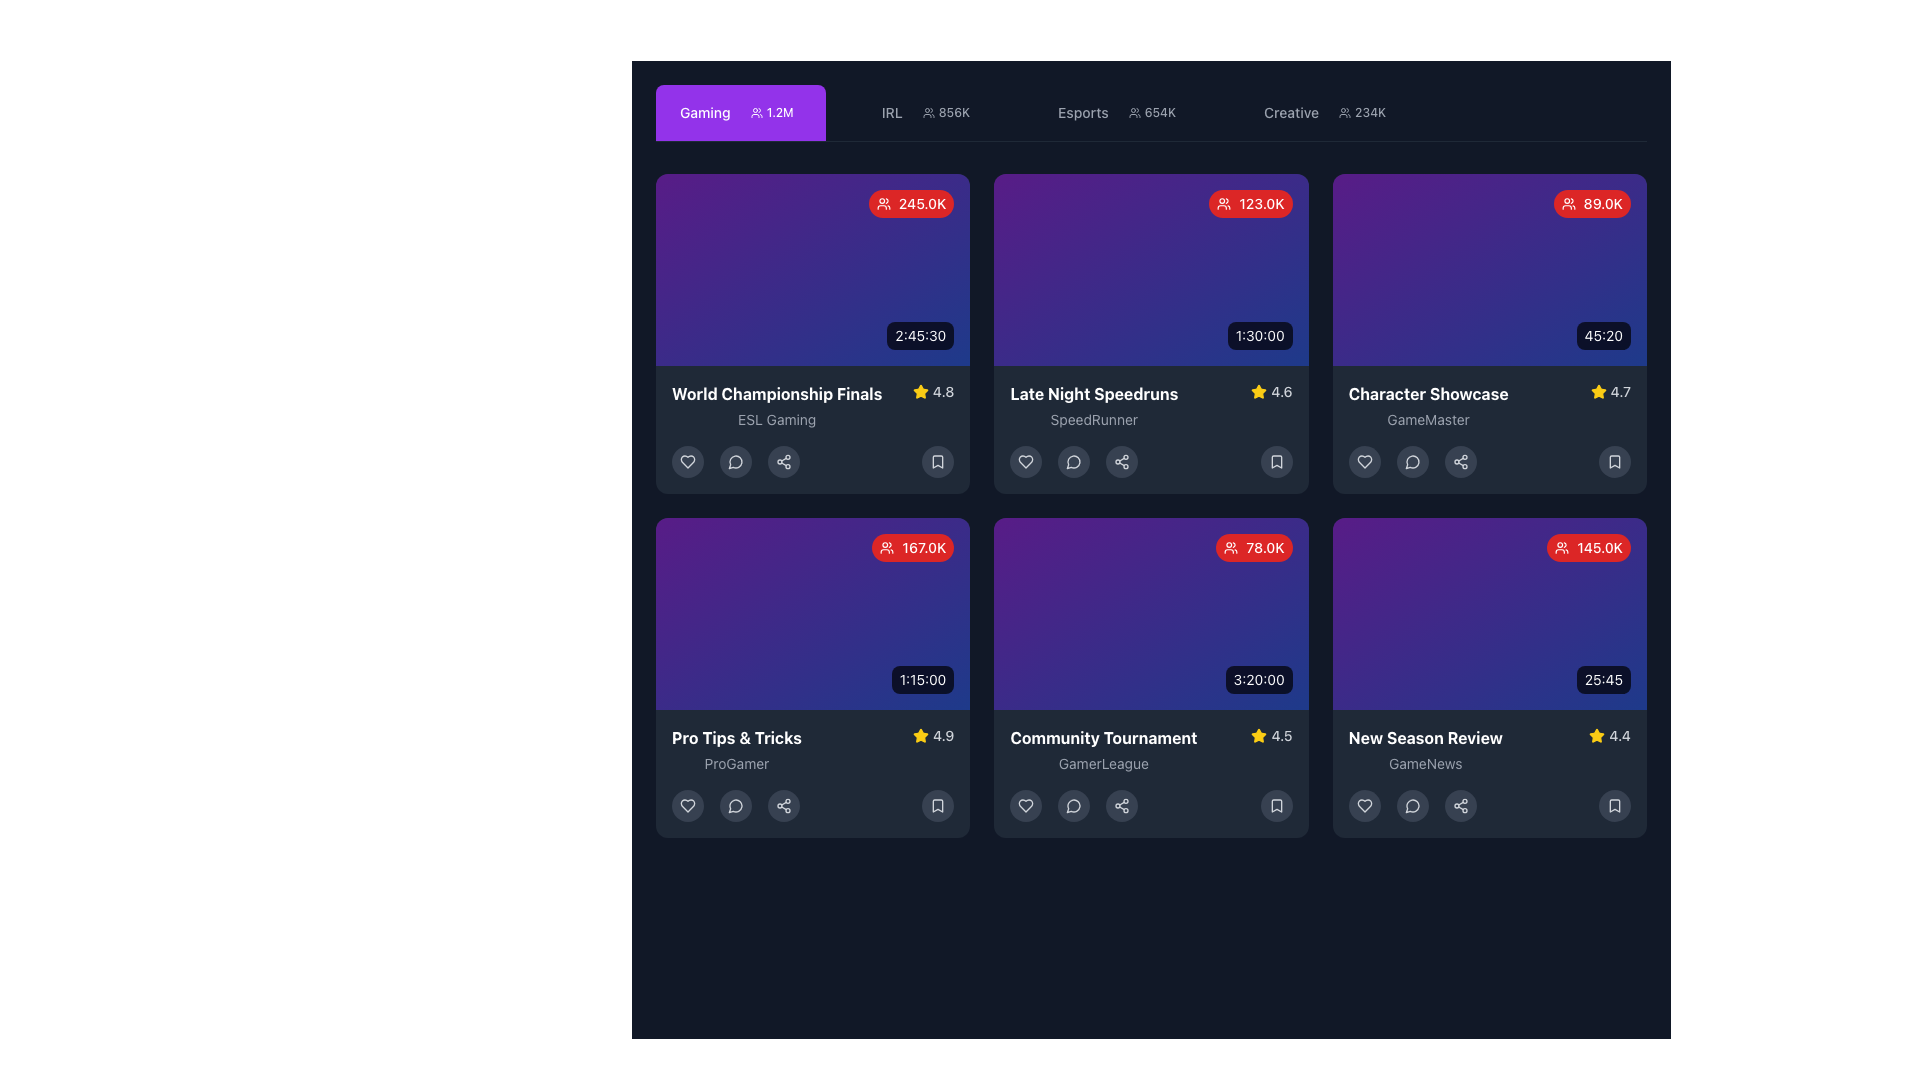 This screenshot has width=1920, height=1080. What do you see at coordinates (1275, 805) in the screenshot?
I see `the bookmark icon located at the bottom-right corner of the 'New Season Review' card` at bounding box center [1275, 805].